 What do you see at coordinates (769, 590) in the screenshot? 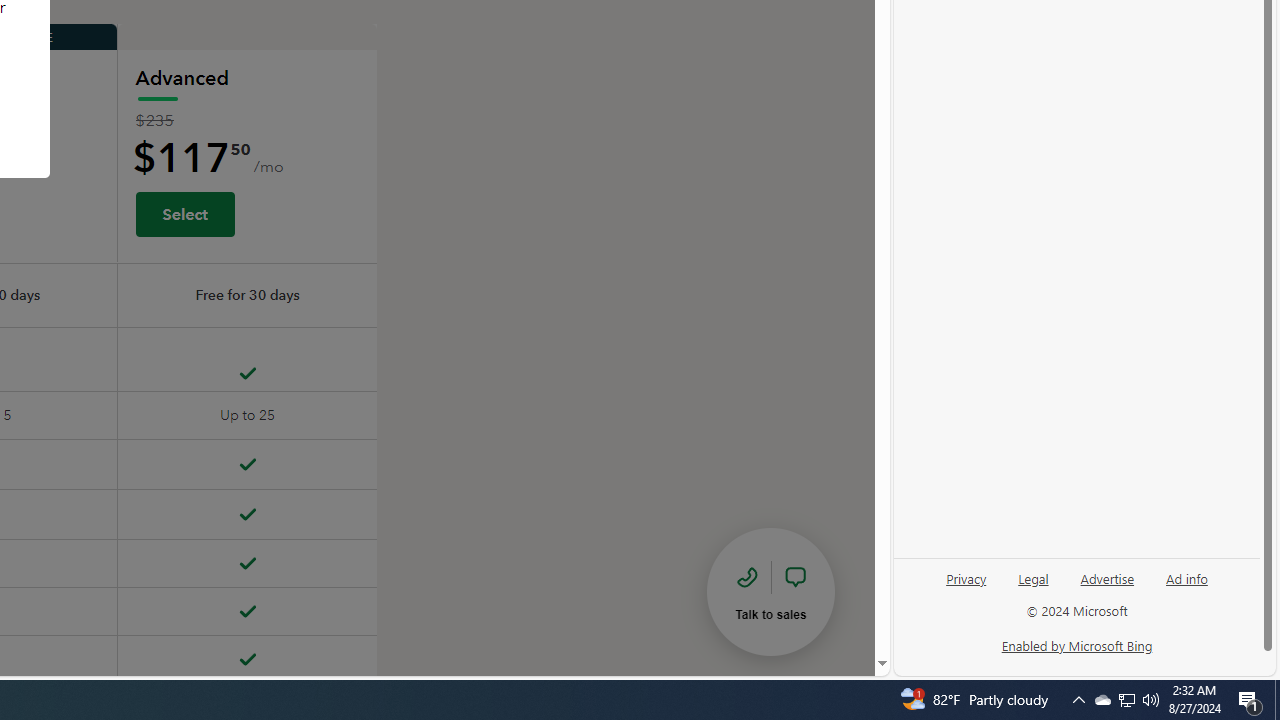
I see `'talk to sales'` at bounding box center [769, 590].